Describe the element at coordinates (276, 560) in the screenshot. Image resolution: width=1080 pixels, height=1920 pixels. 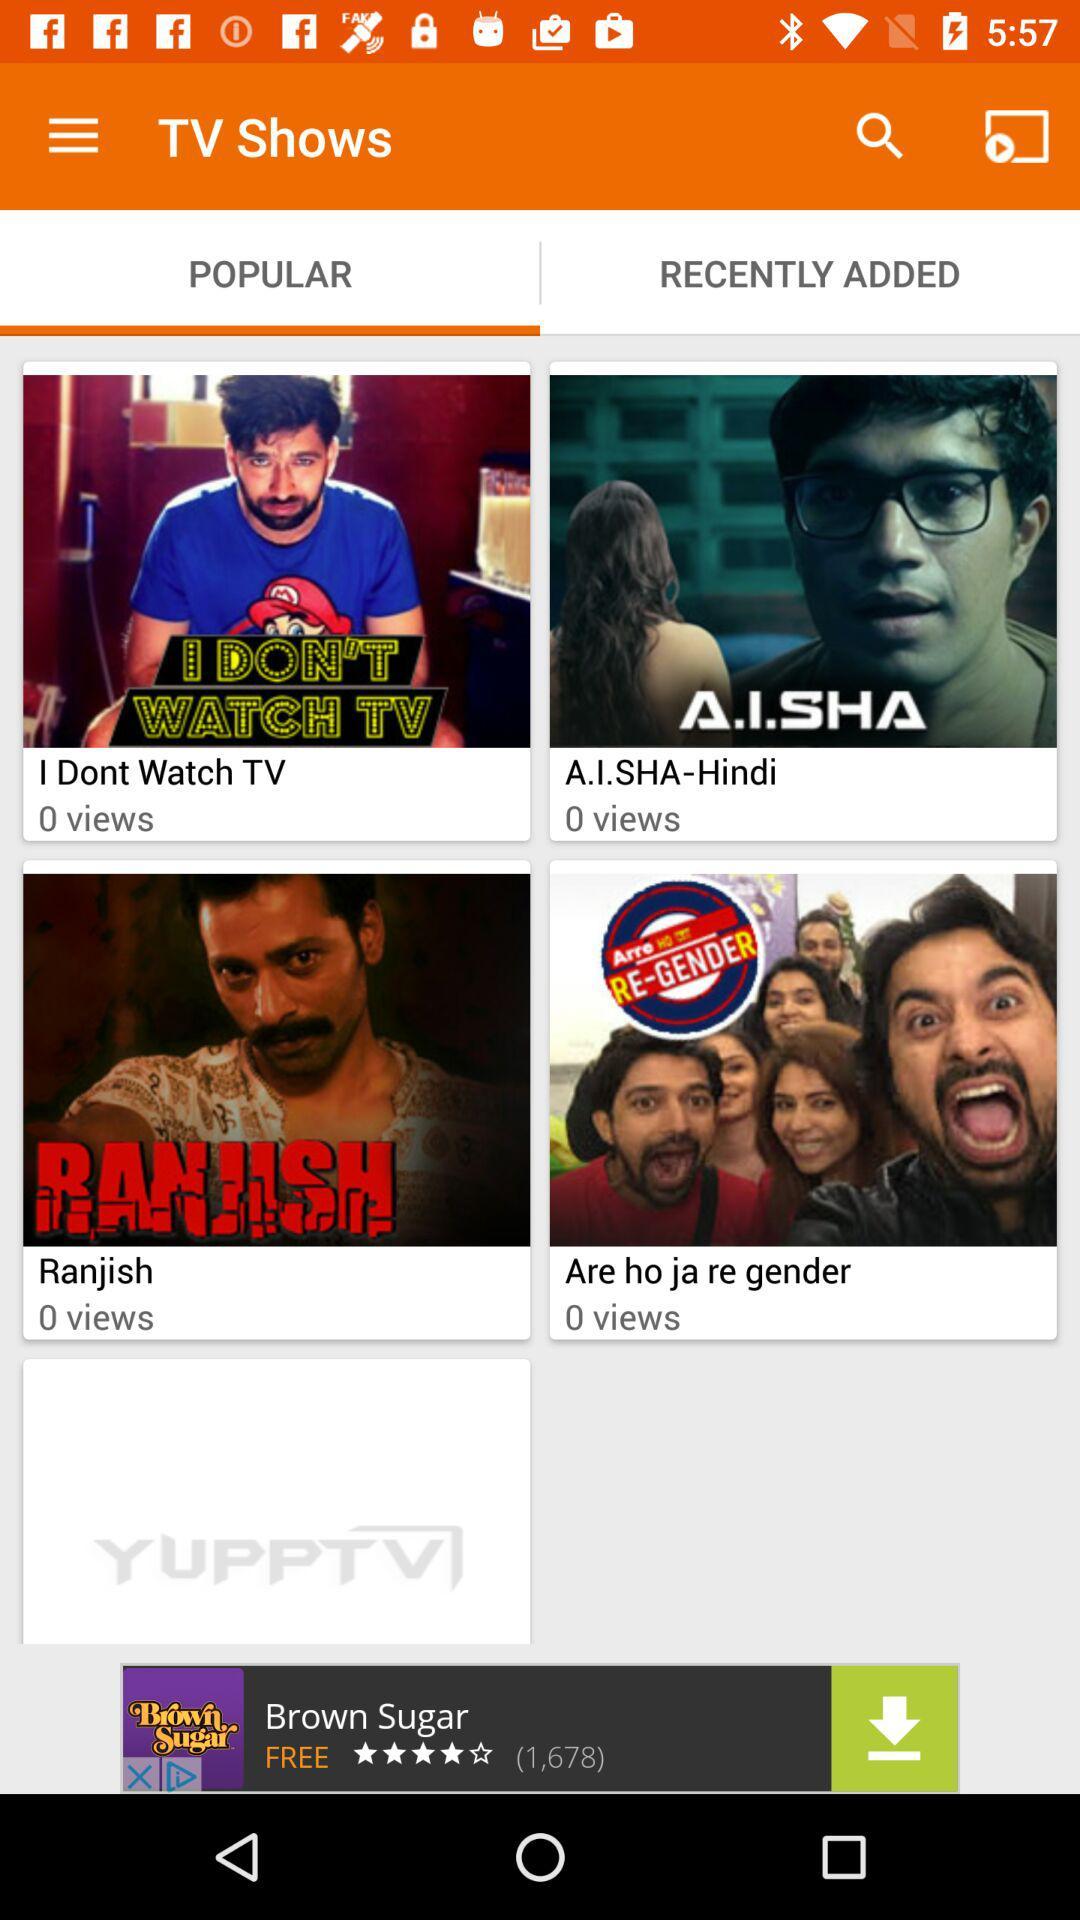
I see `the first row first column` at that location.